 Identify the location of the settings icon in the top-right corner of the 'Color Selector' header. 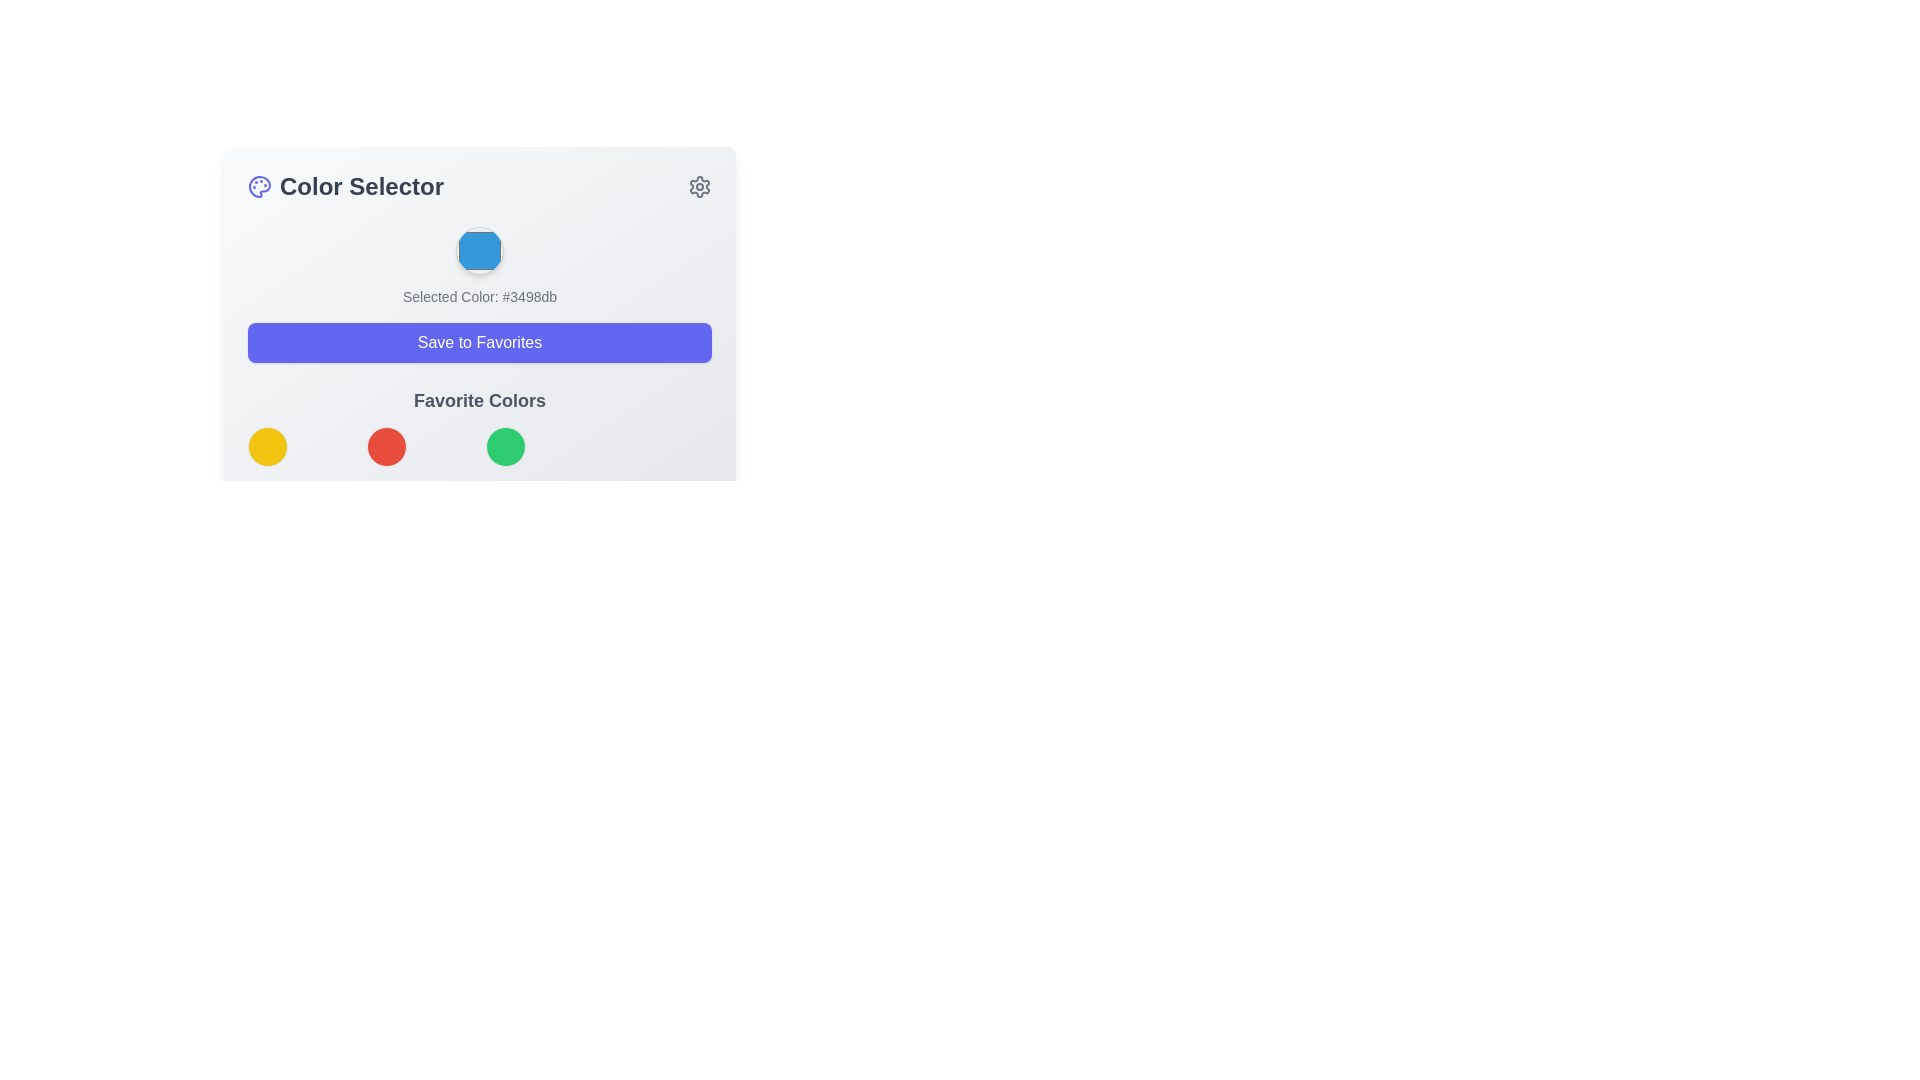
(700, 186).